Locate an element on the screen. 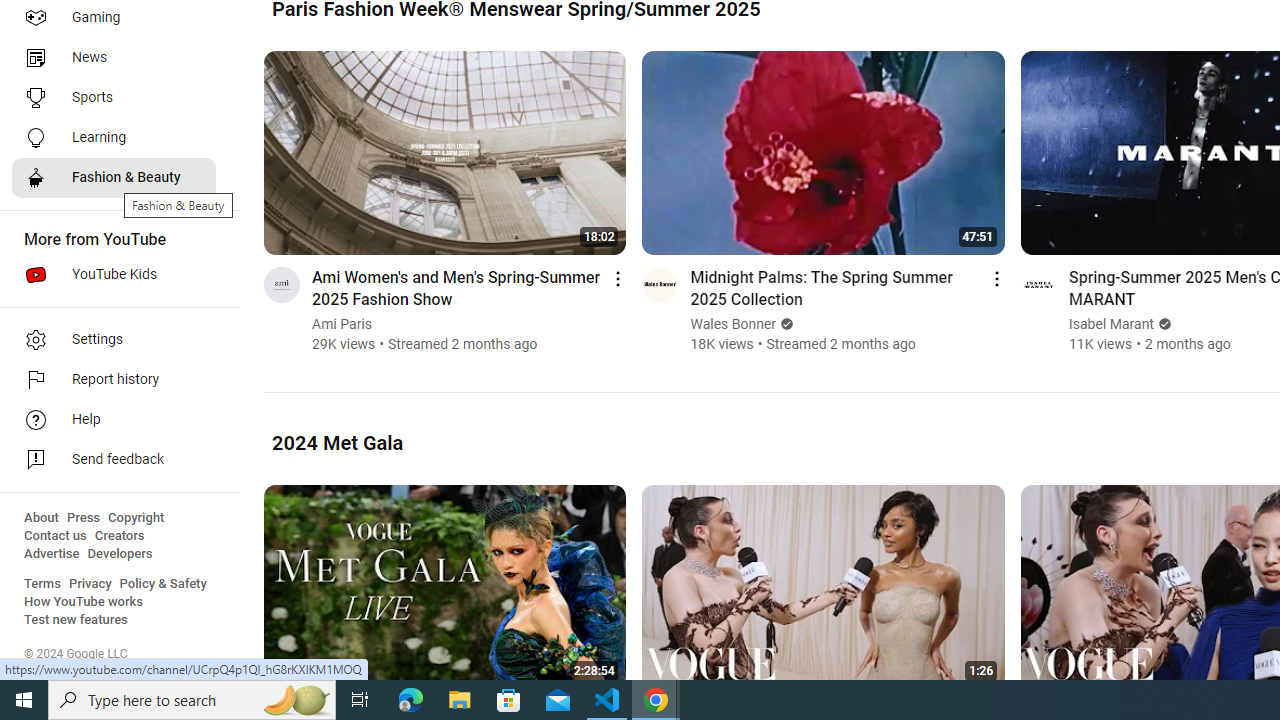  'Press' is located at coordinates (82, 517).